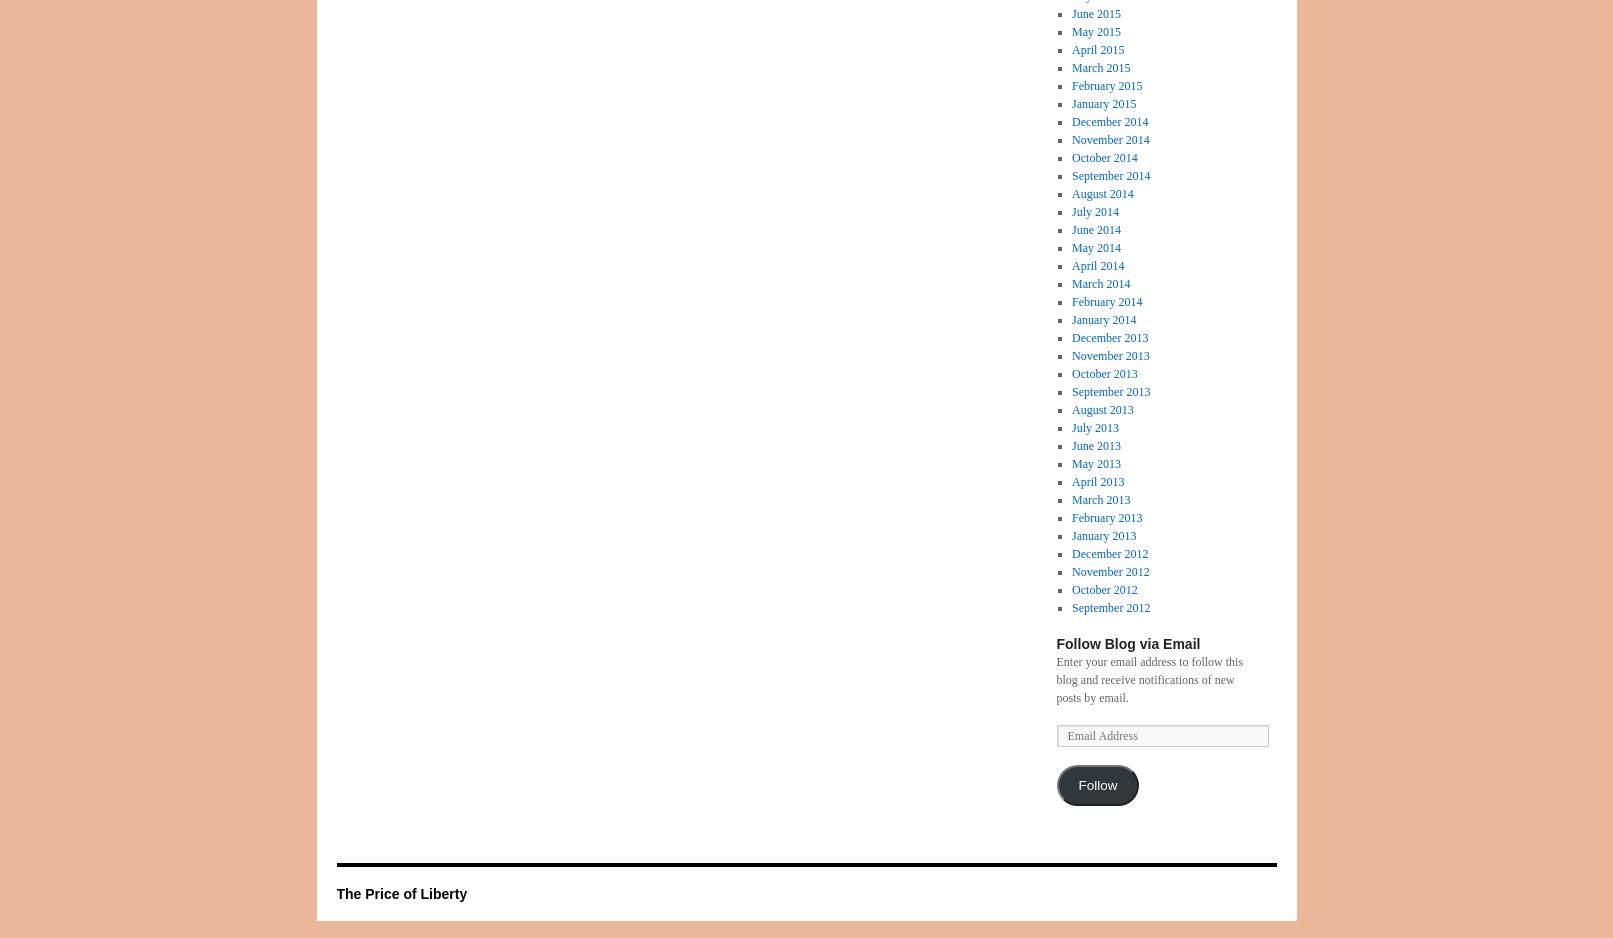  I want to click on 'June 2014', so click(1071, 229).